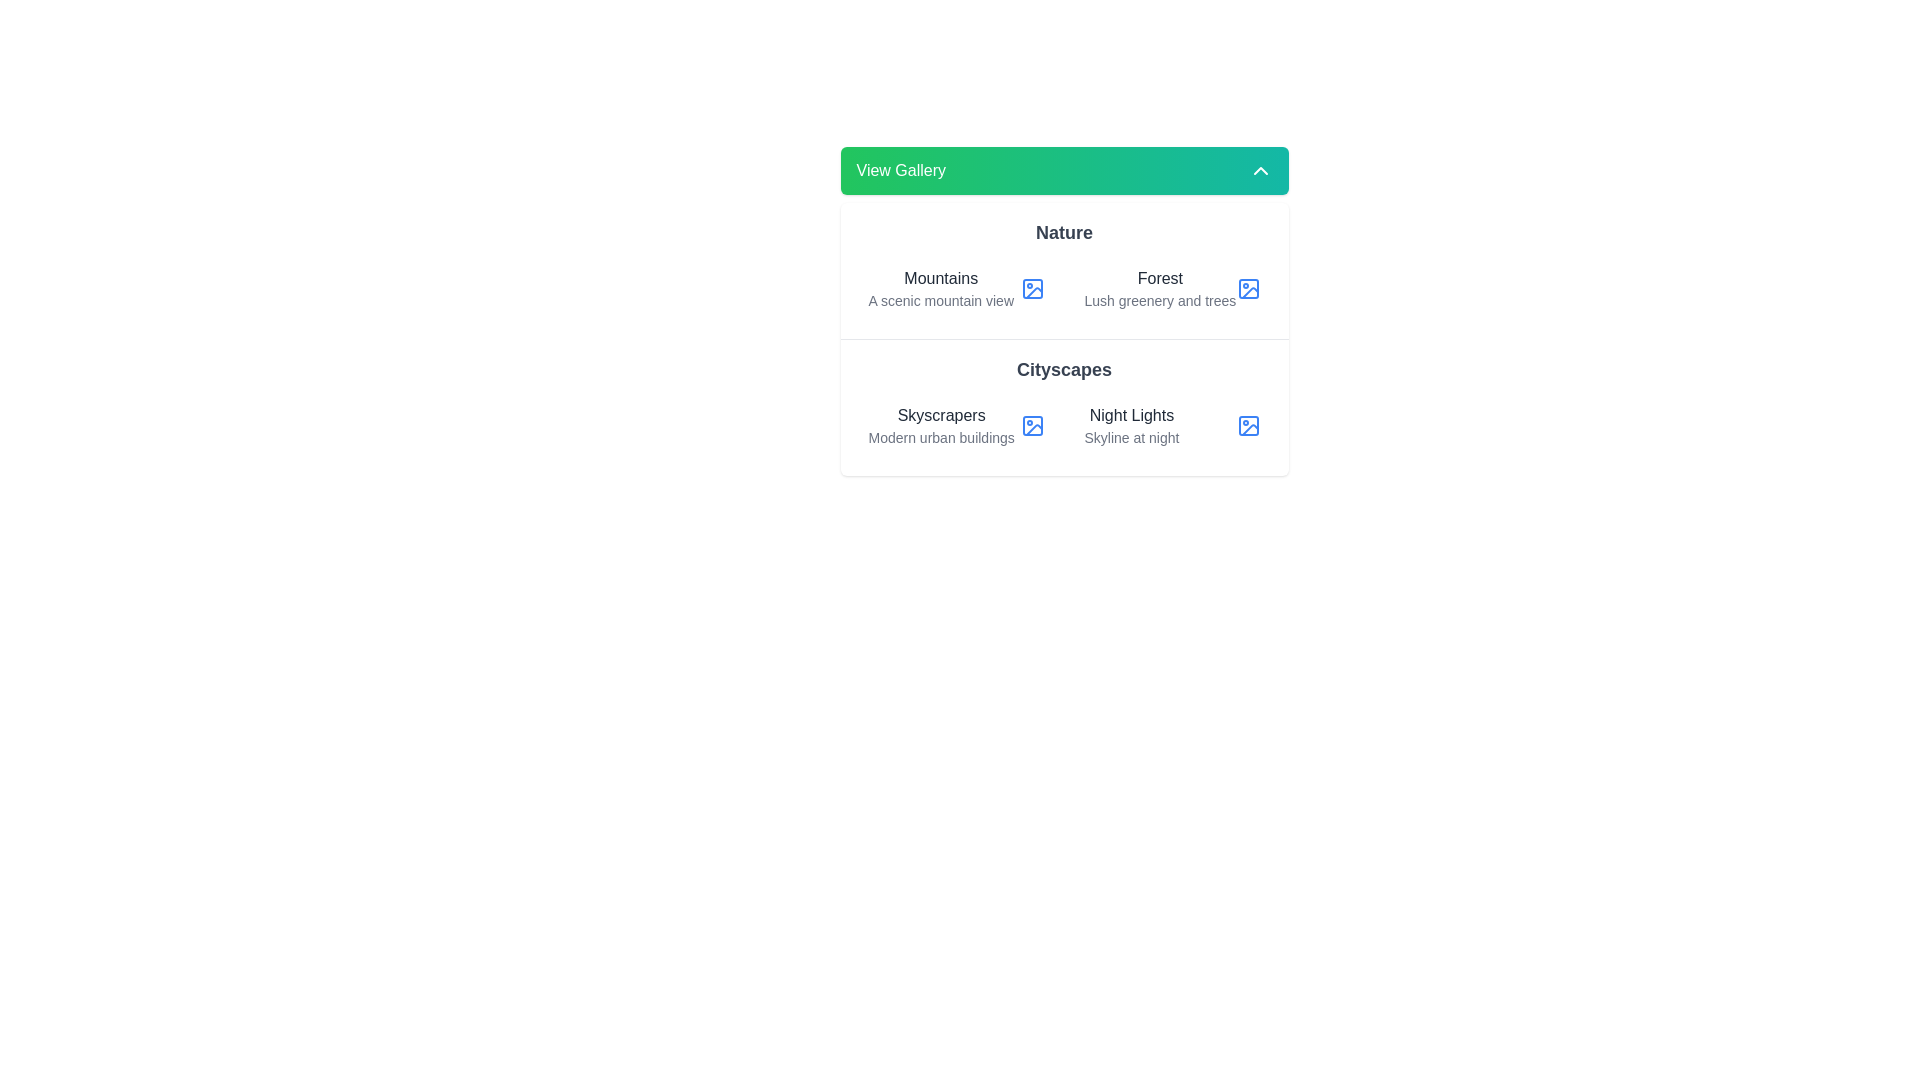 The image size is (1920, 1080). I want to click on the 'Mountains' Selection Card, which features a title in medium dark gray font and a subtitle in smaller light gray font, accompanied by an image placeholder icon with a blue outline, located in the top row of the 'Nature' section, so click(955, 289).